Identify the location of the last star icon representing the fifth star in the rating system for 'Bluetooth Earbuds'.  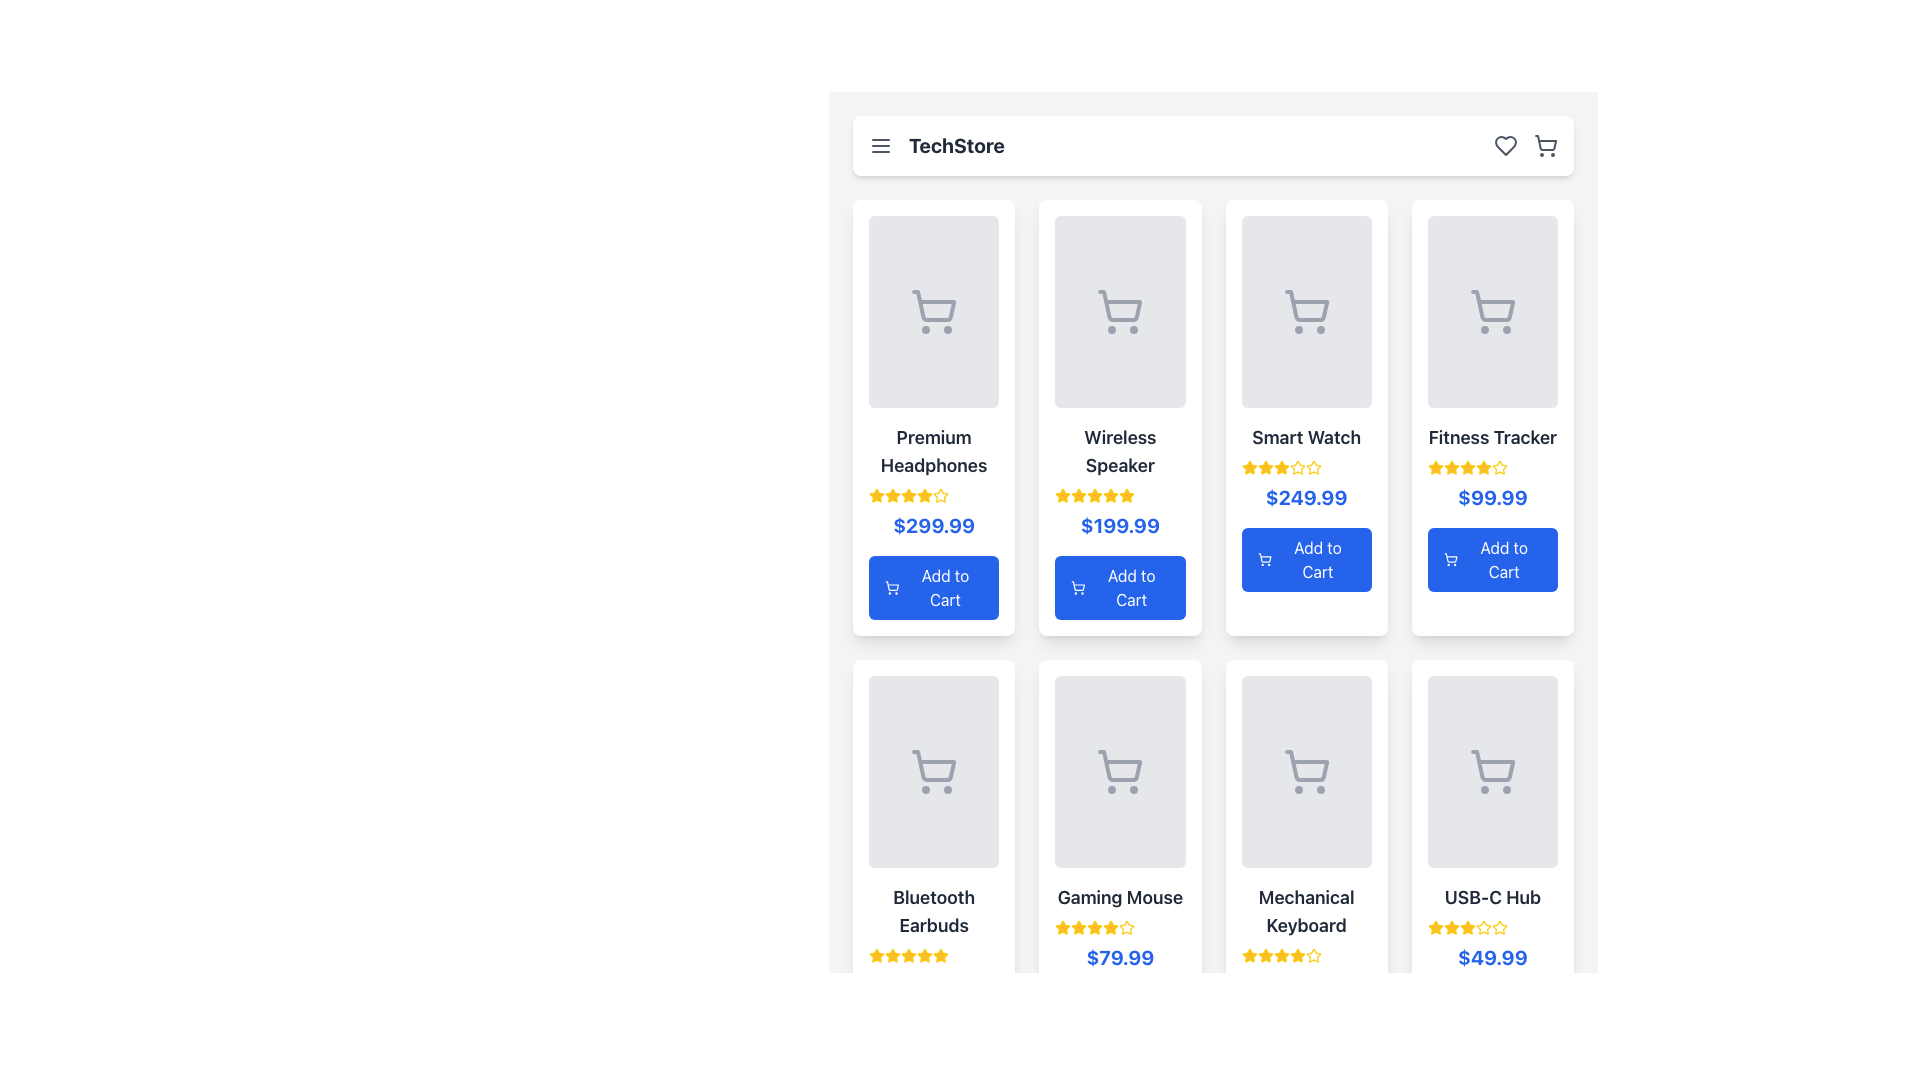
(939, 955).